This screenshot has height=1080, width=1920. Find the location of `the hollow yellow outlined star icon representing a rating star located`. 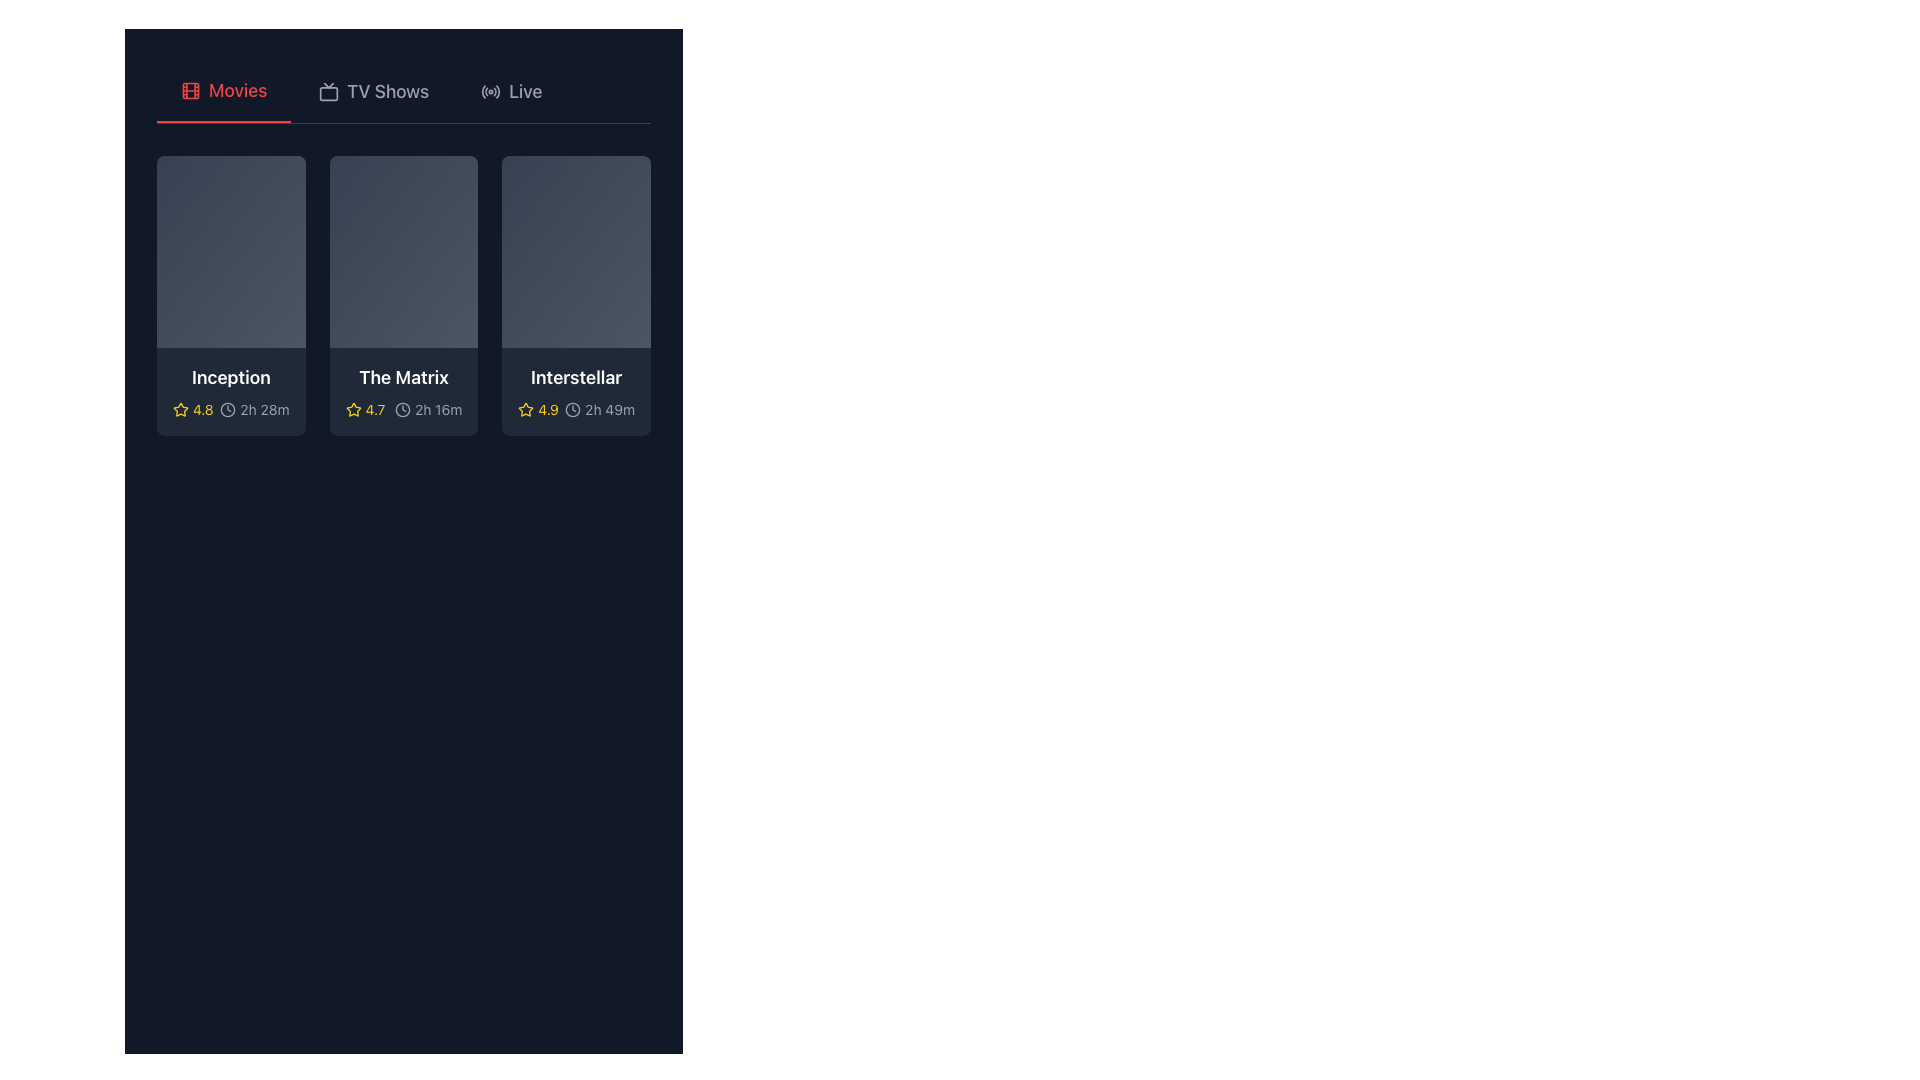

the hollow yellow outlined star icon representing a rating star located is located at coordinates (353, 408).